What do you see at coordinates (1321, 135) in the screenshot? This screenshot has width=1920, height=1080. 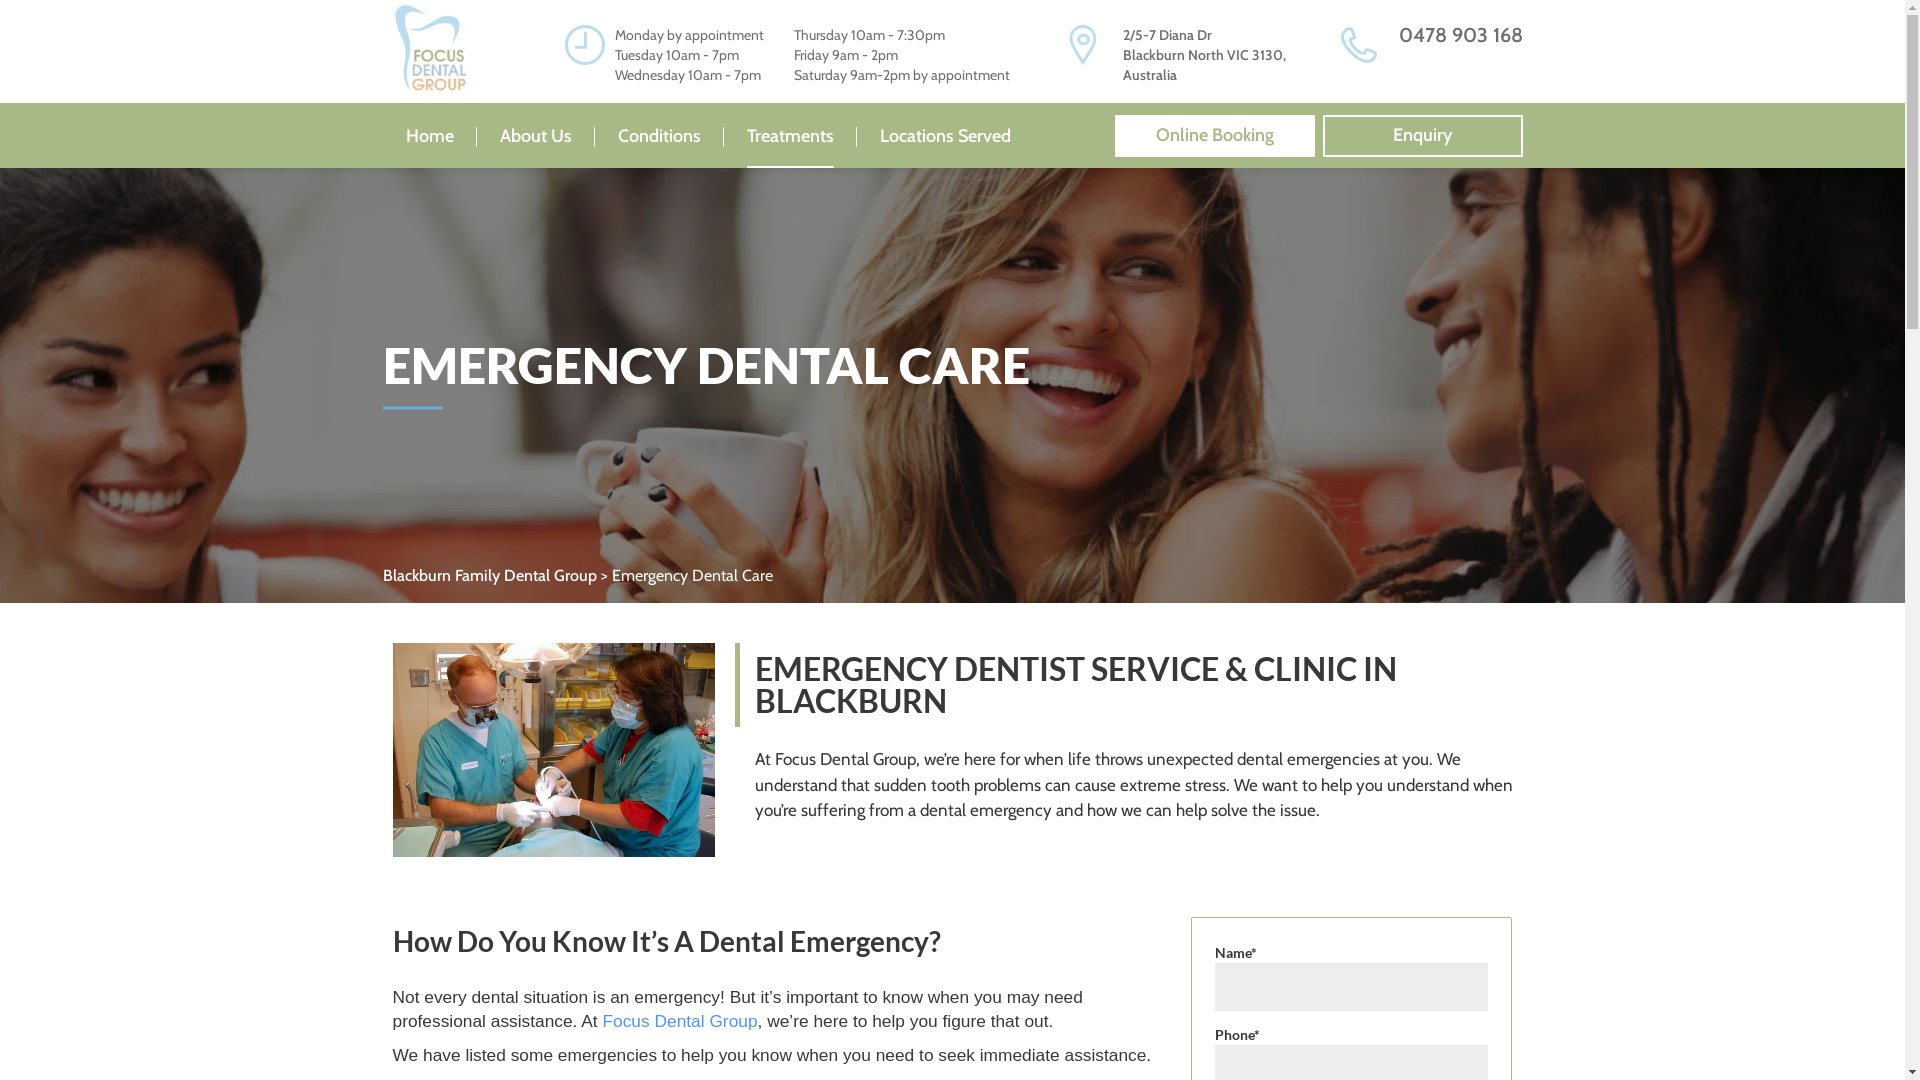 I see `'Enquiry'` at bounding box center [1321, 135].